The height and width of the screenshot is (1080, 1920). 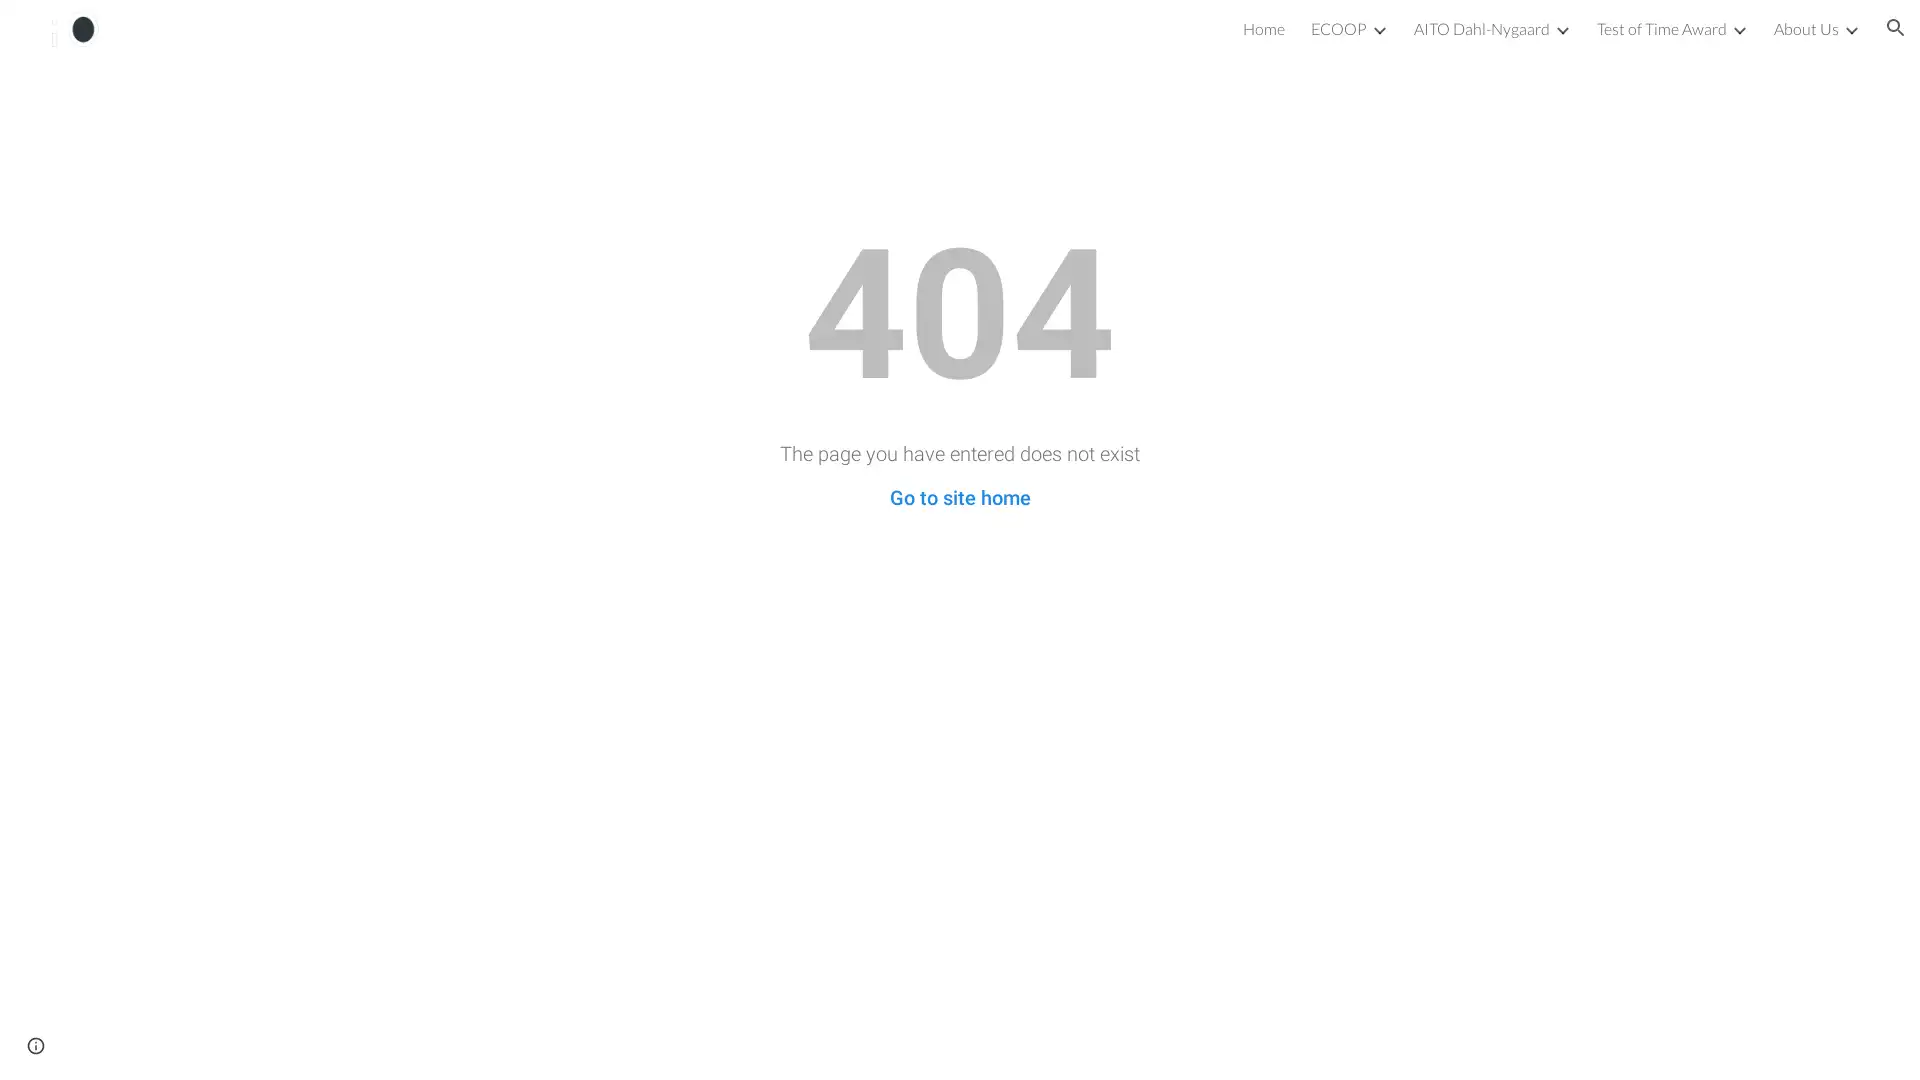 I want to click on Site actions, so click(x=35, y=1044).